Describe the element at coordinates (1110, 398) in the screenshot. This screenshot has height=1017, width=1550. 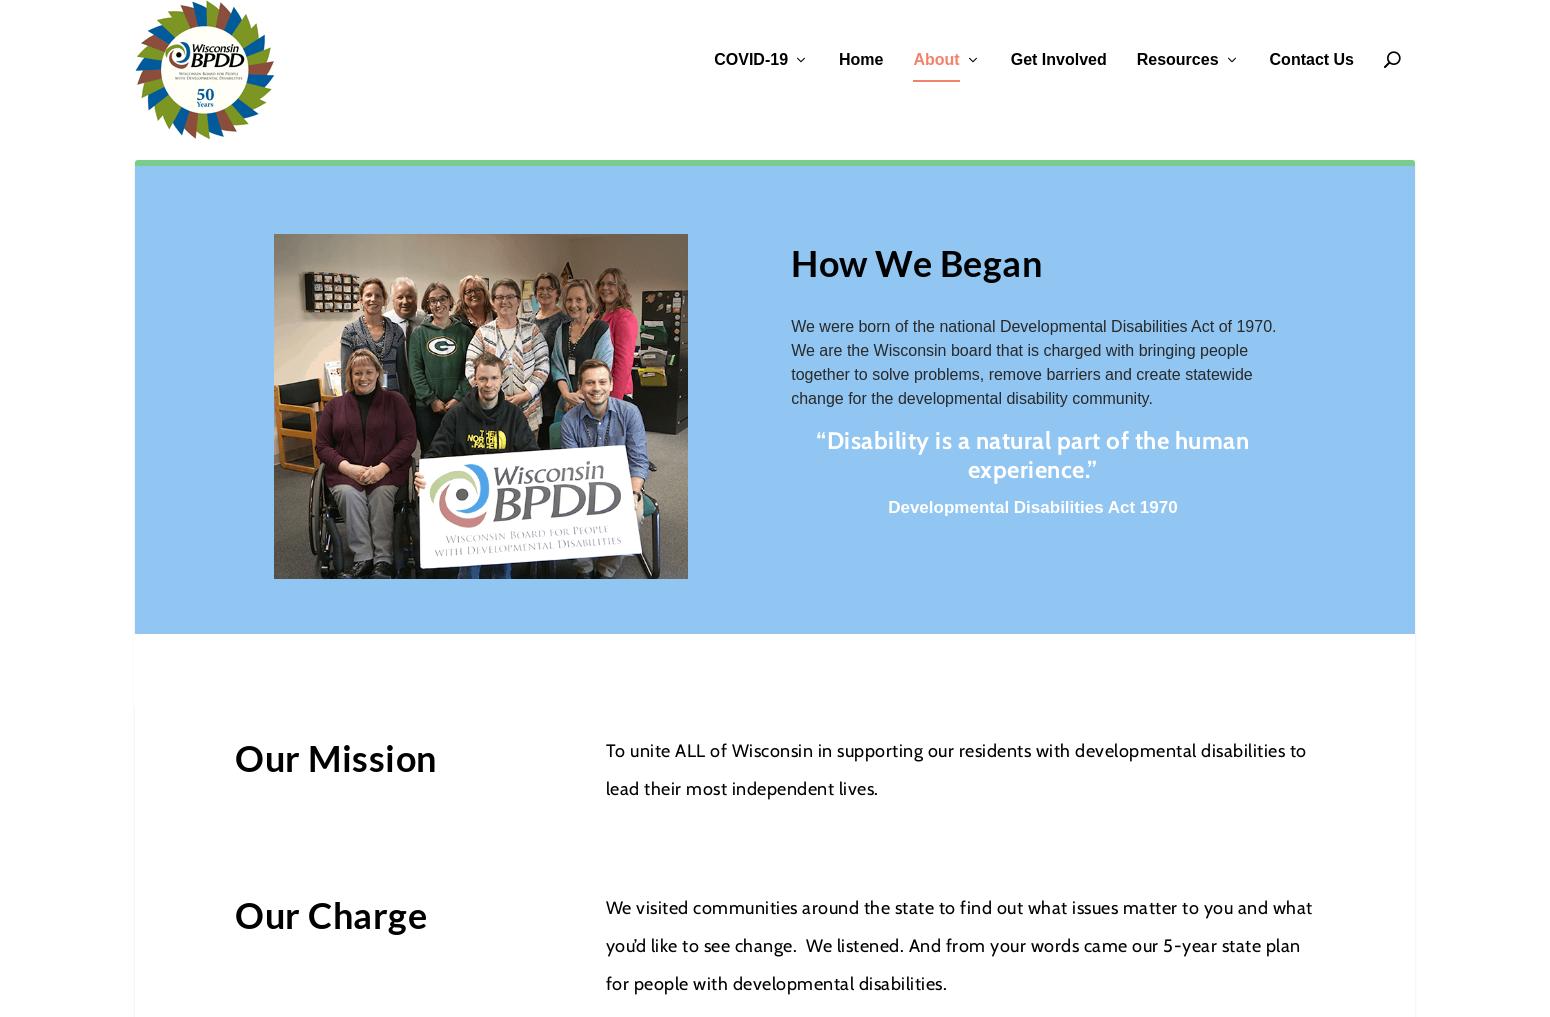
I see `'community.'` at that location.